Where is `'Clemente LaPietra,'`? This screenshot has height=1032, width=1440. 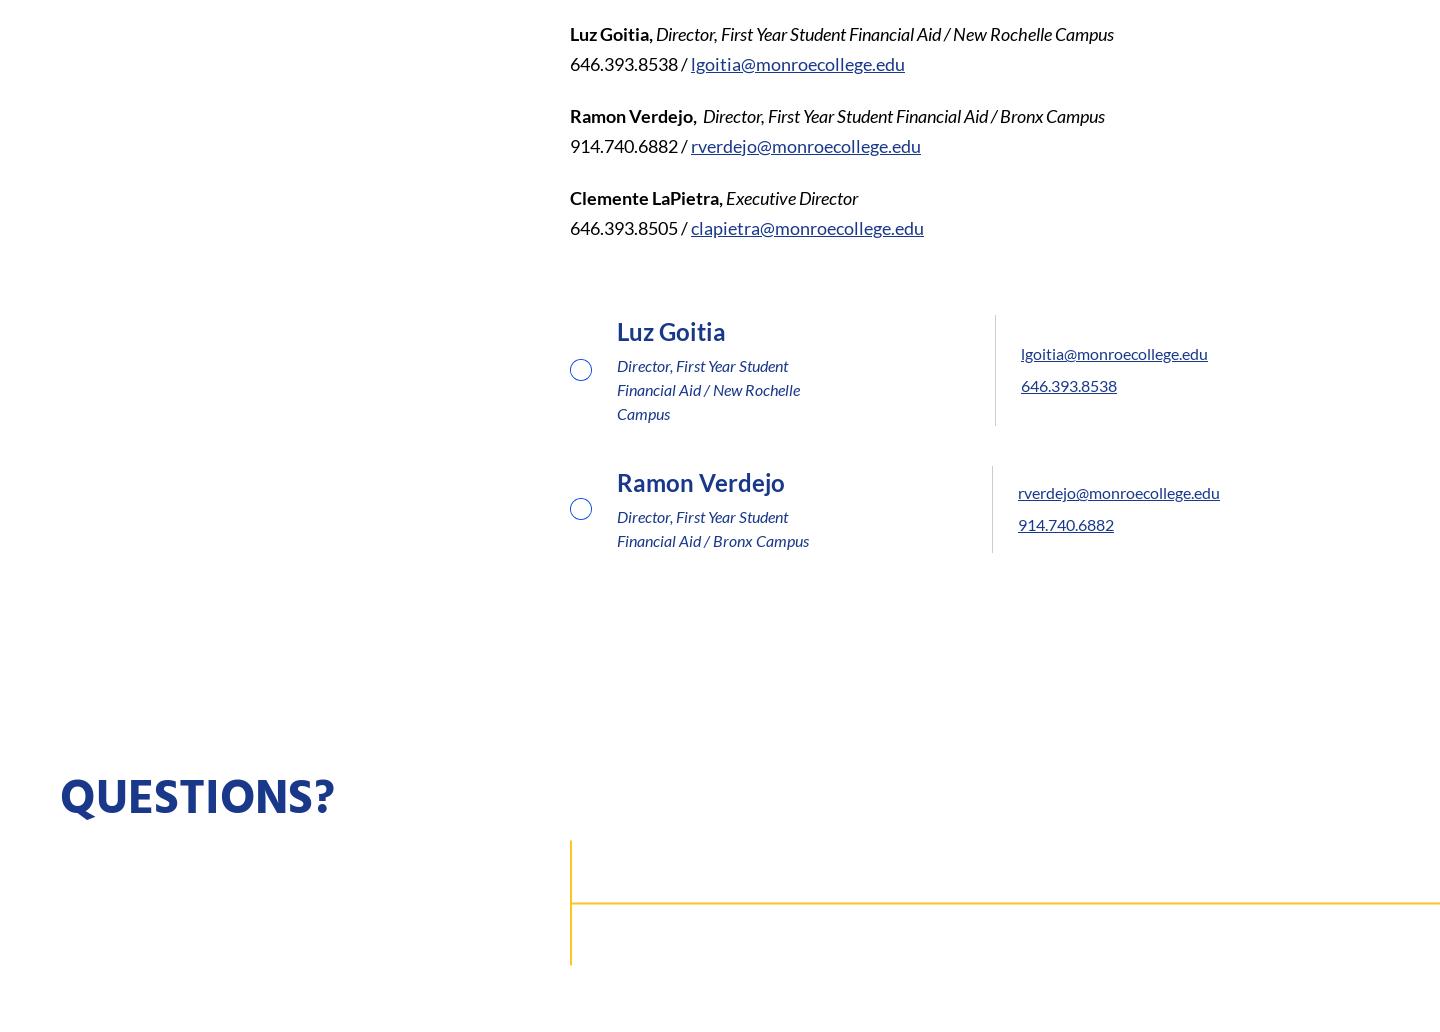 'Clemente LaPietra,' is located at coordinates (568, 196).